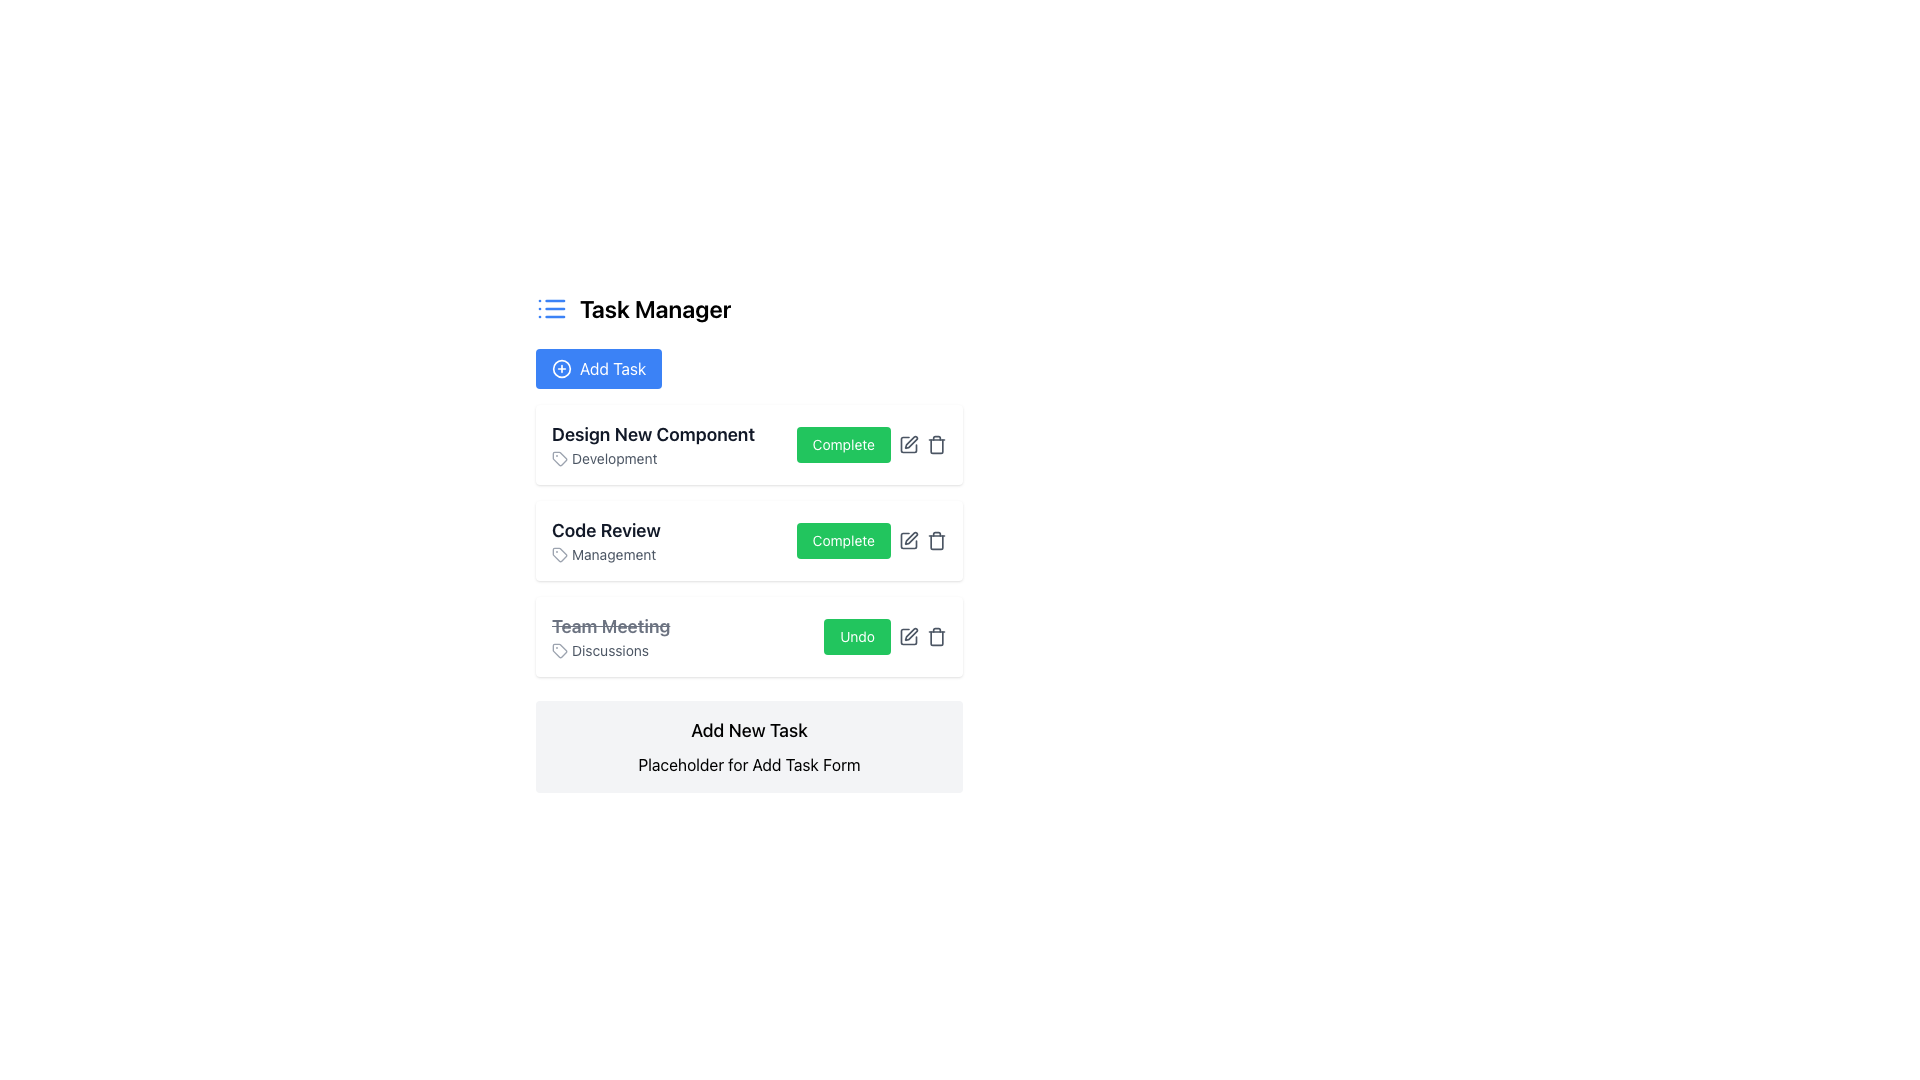 The width and height of the screenshot is (1920, 1080). Describe the element at coordinates (598, 369) in the screenshot. I see `the blue 'Add Task' button with rounded corners located beneath the 'Task Manager' header` at that location.